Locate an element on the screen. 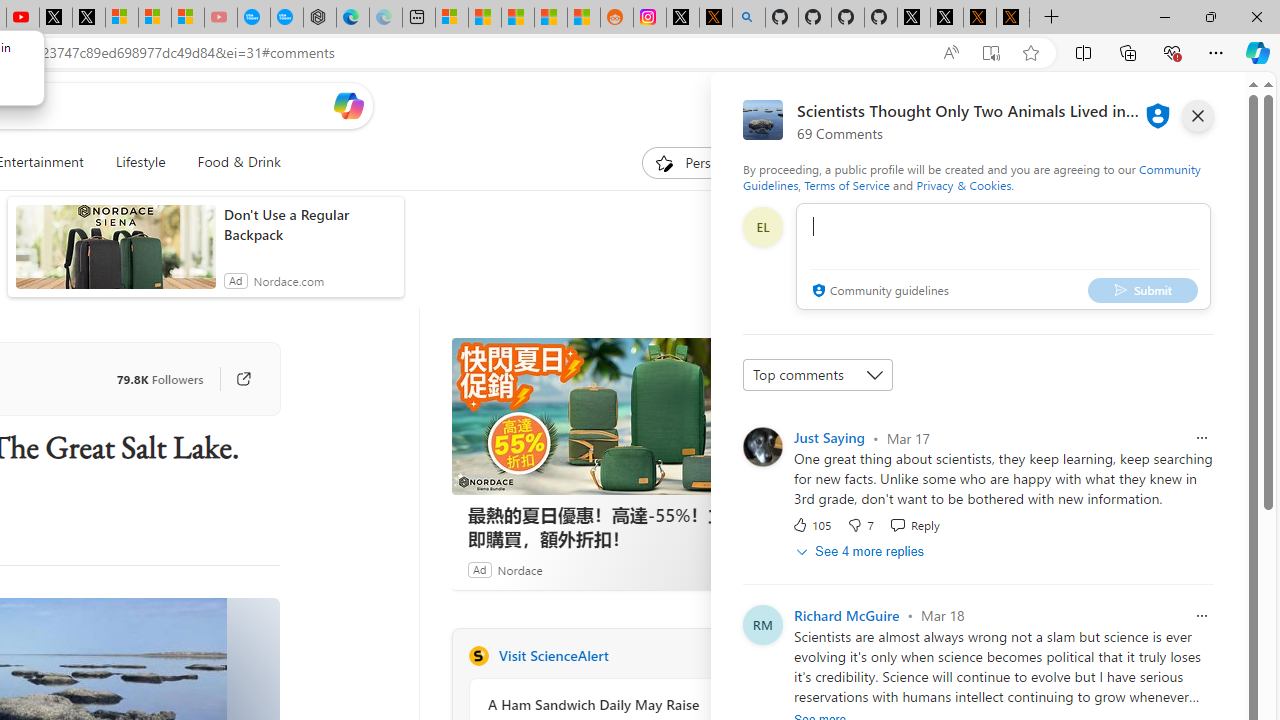 The image size is (1280, 720). 'Go to publisher' is located at coordinates (242, 379).